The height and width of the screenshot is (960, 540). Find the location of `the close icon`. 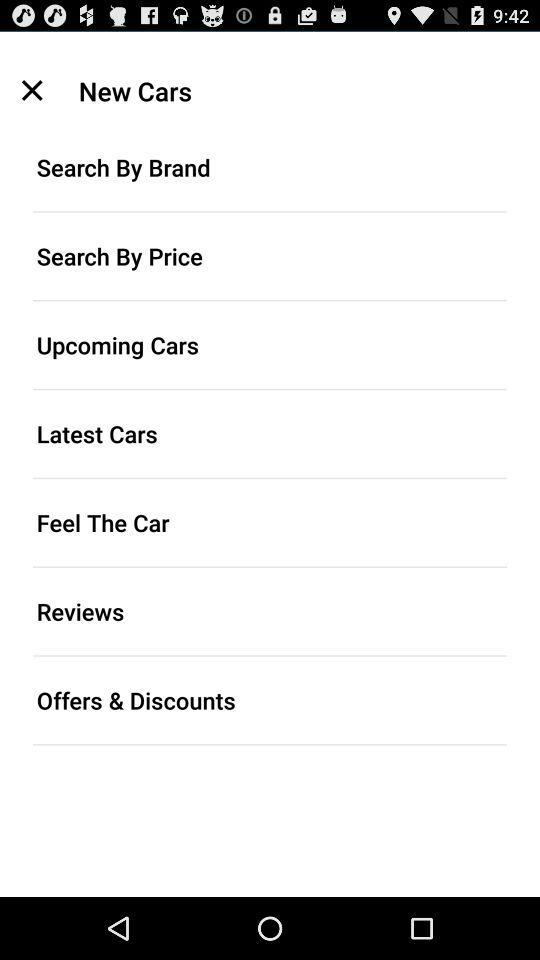

the close icon is located at coordinates (31, 96).